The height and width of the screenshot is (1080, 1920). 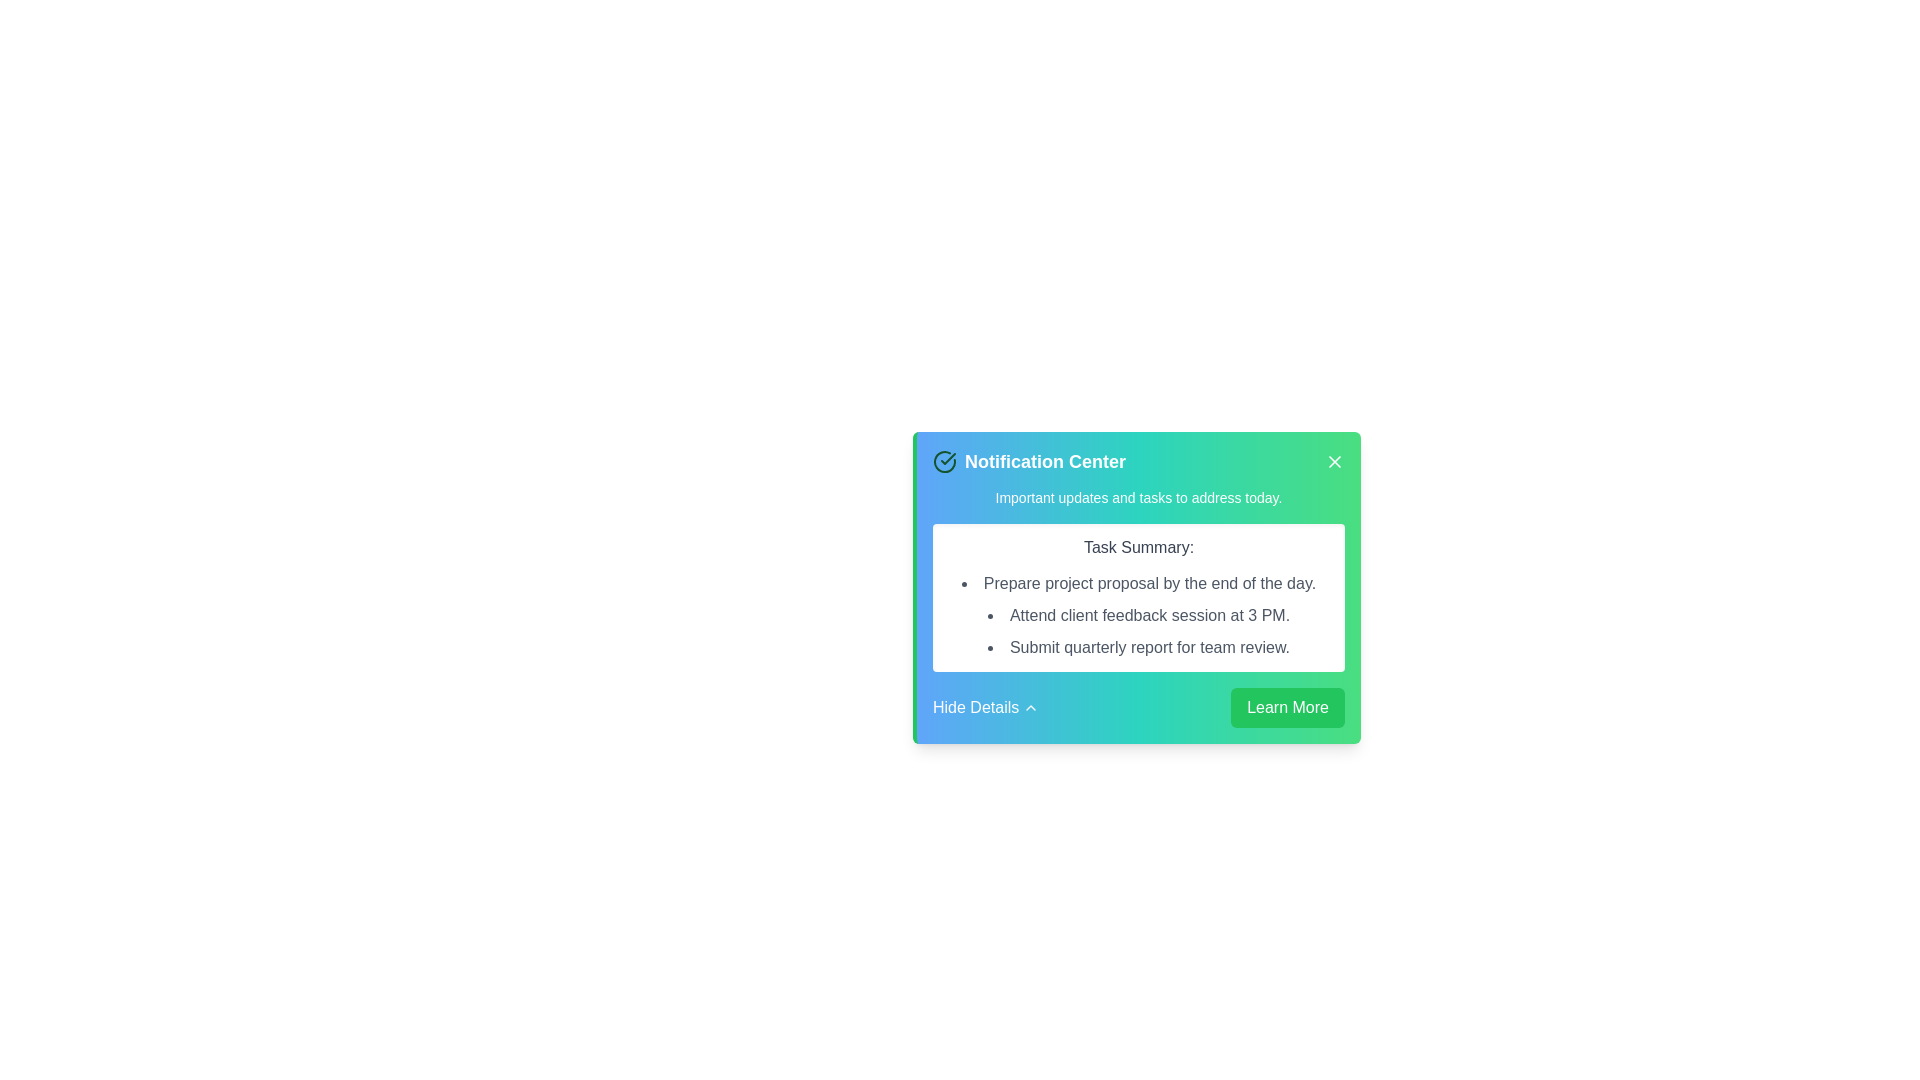 What do you see at coordinates (1334, 462) in the screenshot?
I see `the Close button icon, which is a diagonal cross located in the top-right corner of the Notification Center card` at bounding box center [1334, 462].